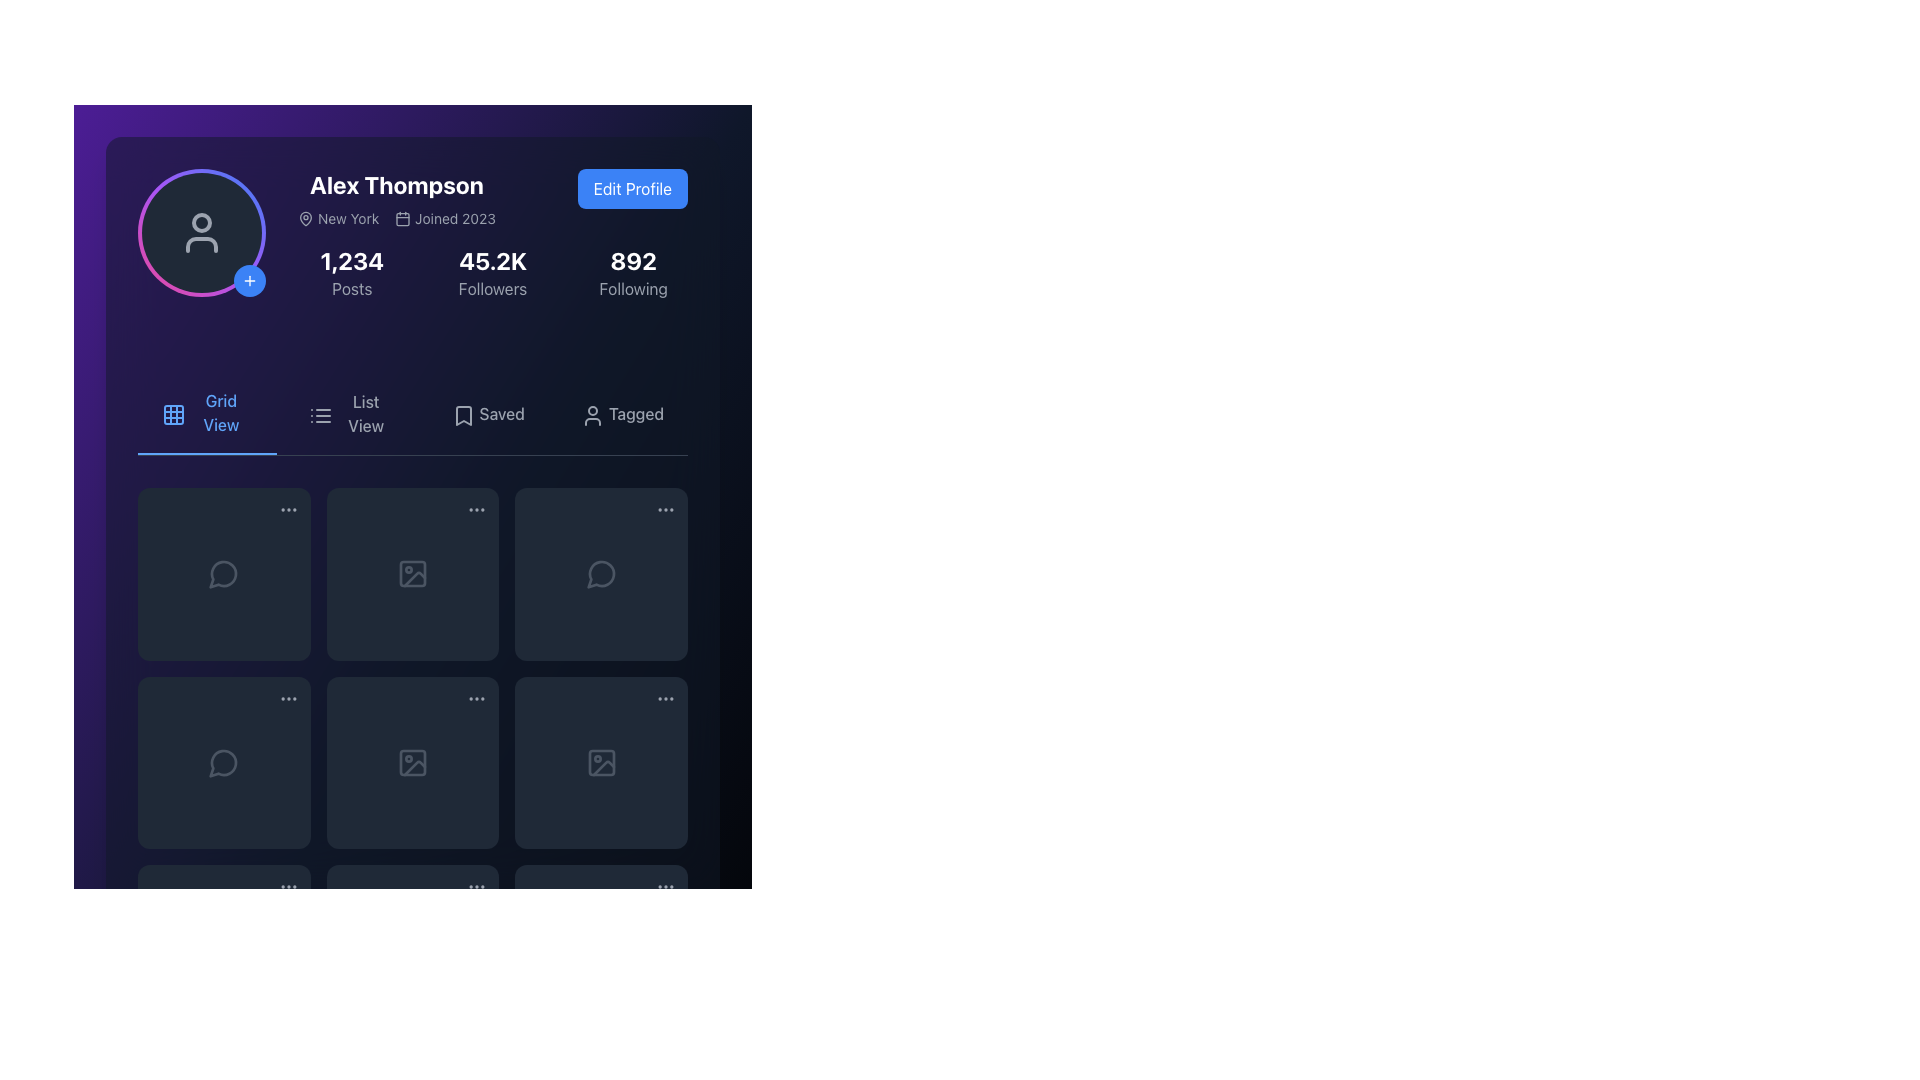  What do you see at coordinates (488, 412) in the screenshot?
I see `the navigation button for saved posts, located in the third position among the four main navigation tabs below the user's profile information` at bounding box center [488, 412].